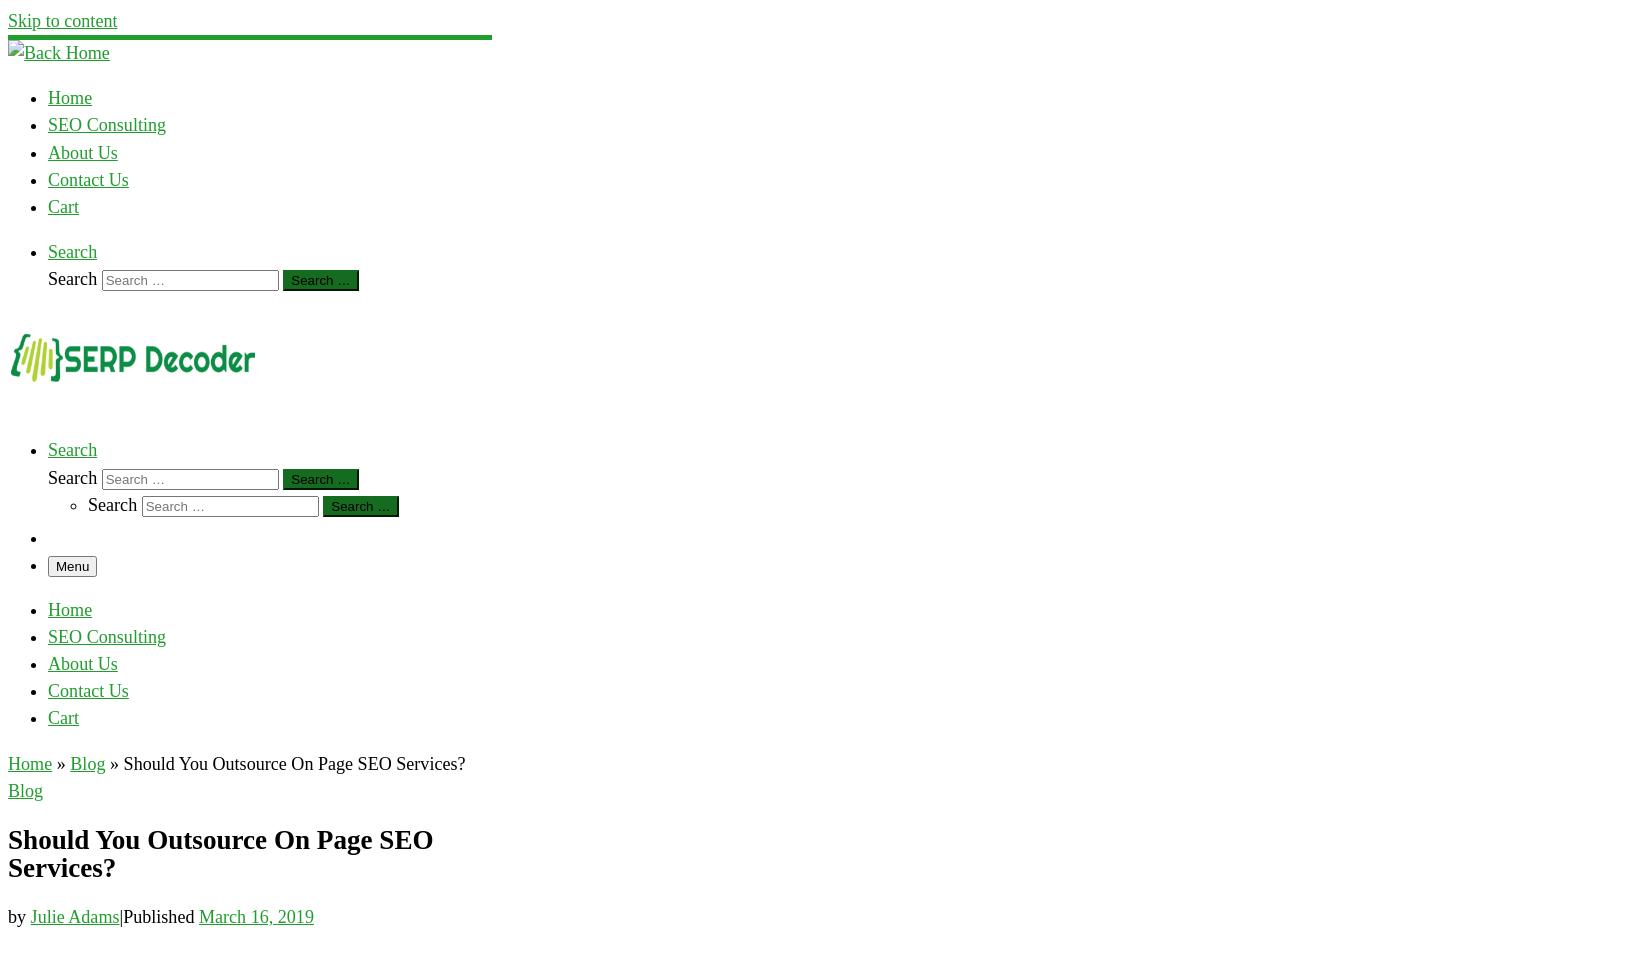 This screenshot has height=966, width=1628. I want to click on 'March 16, 2019', so click(255, 916).